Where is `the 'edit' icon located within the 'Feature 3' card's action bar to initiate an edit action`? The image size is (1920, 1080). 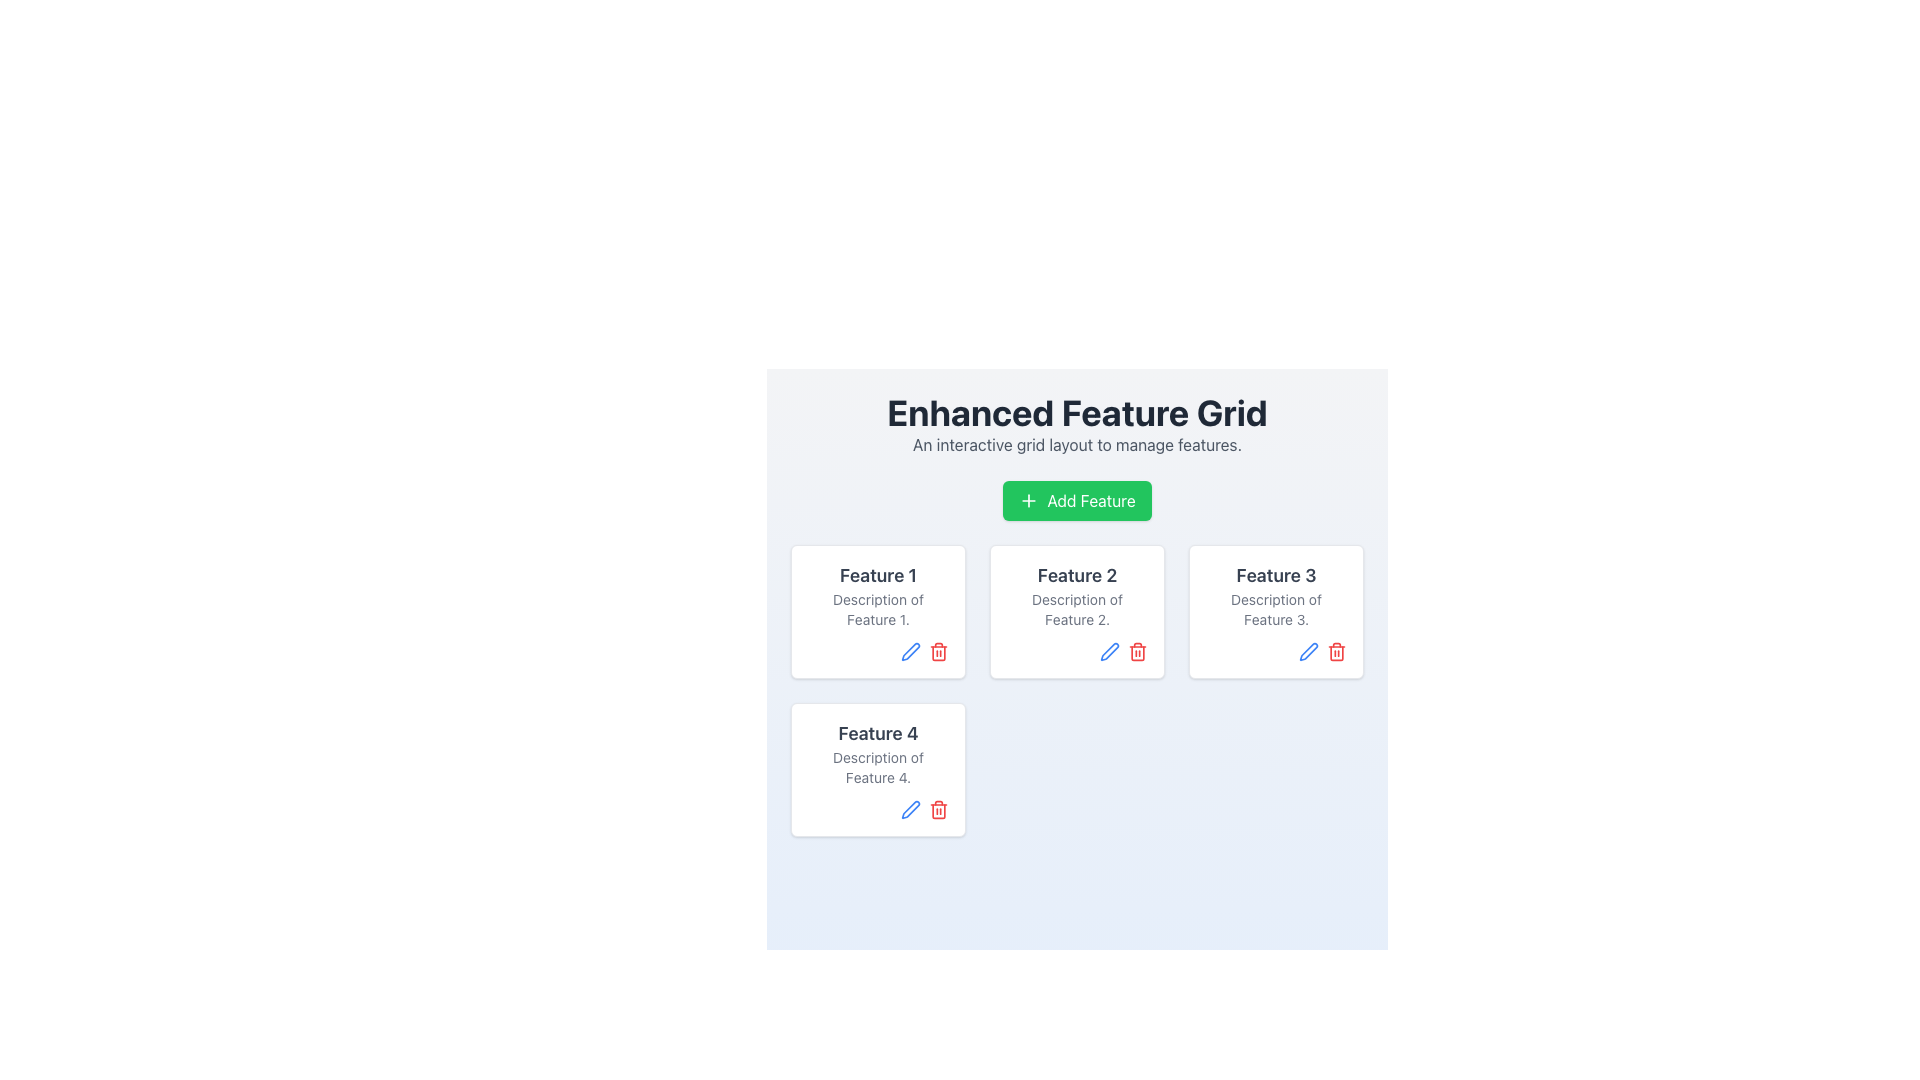 the 'edit' icon located within the 'Feature 3' card's action bar to initiate an edit action is located at coordinates (1309, 651).